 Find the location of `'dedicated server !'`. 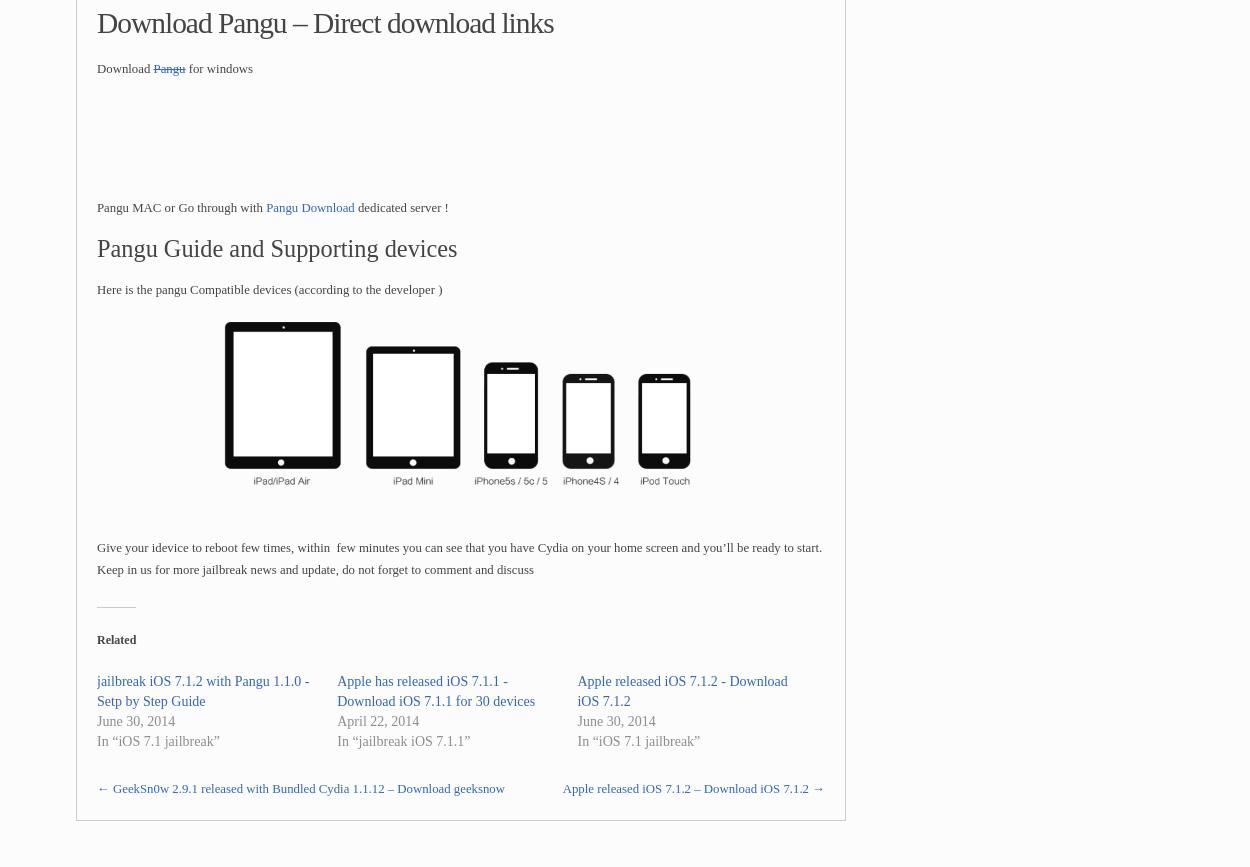

'dedicated server !' is located at coordinates (400, 207).